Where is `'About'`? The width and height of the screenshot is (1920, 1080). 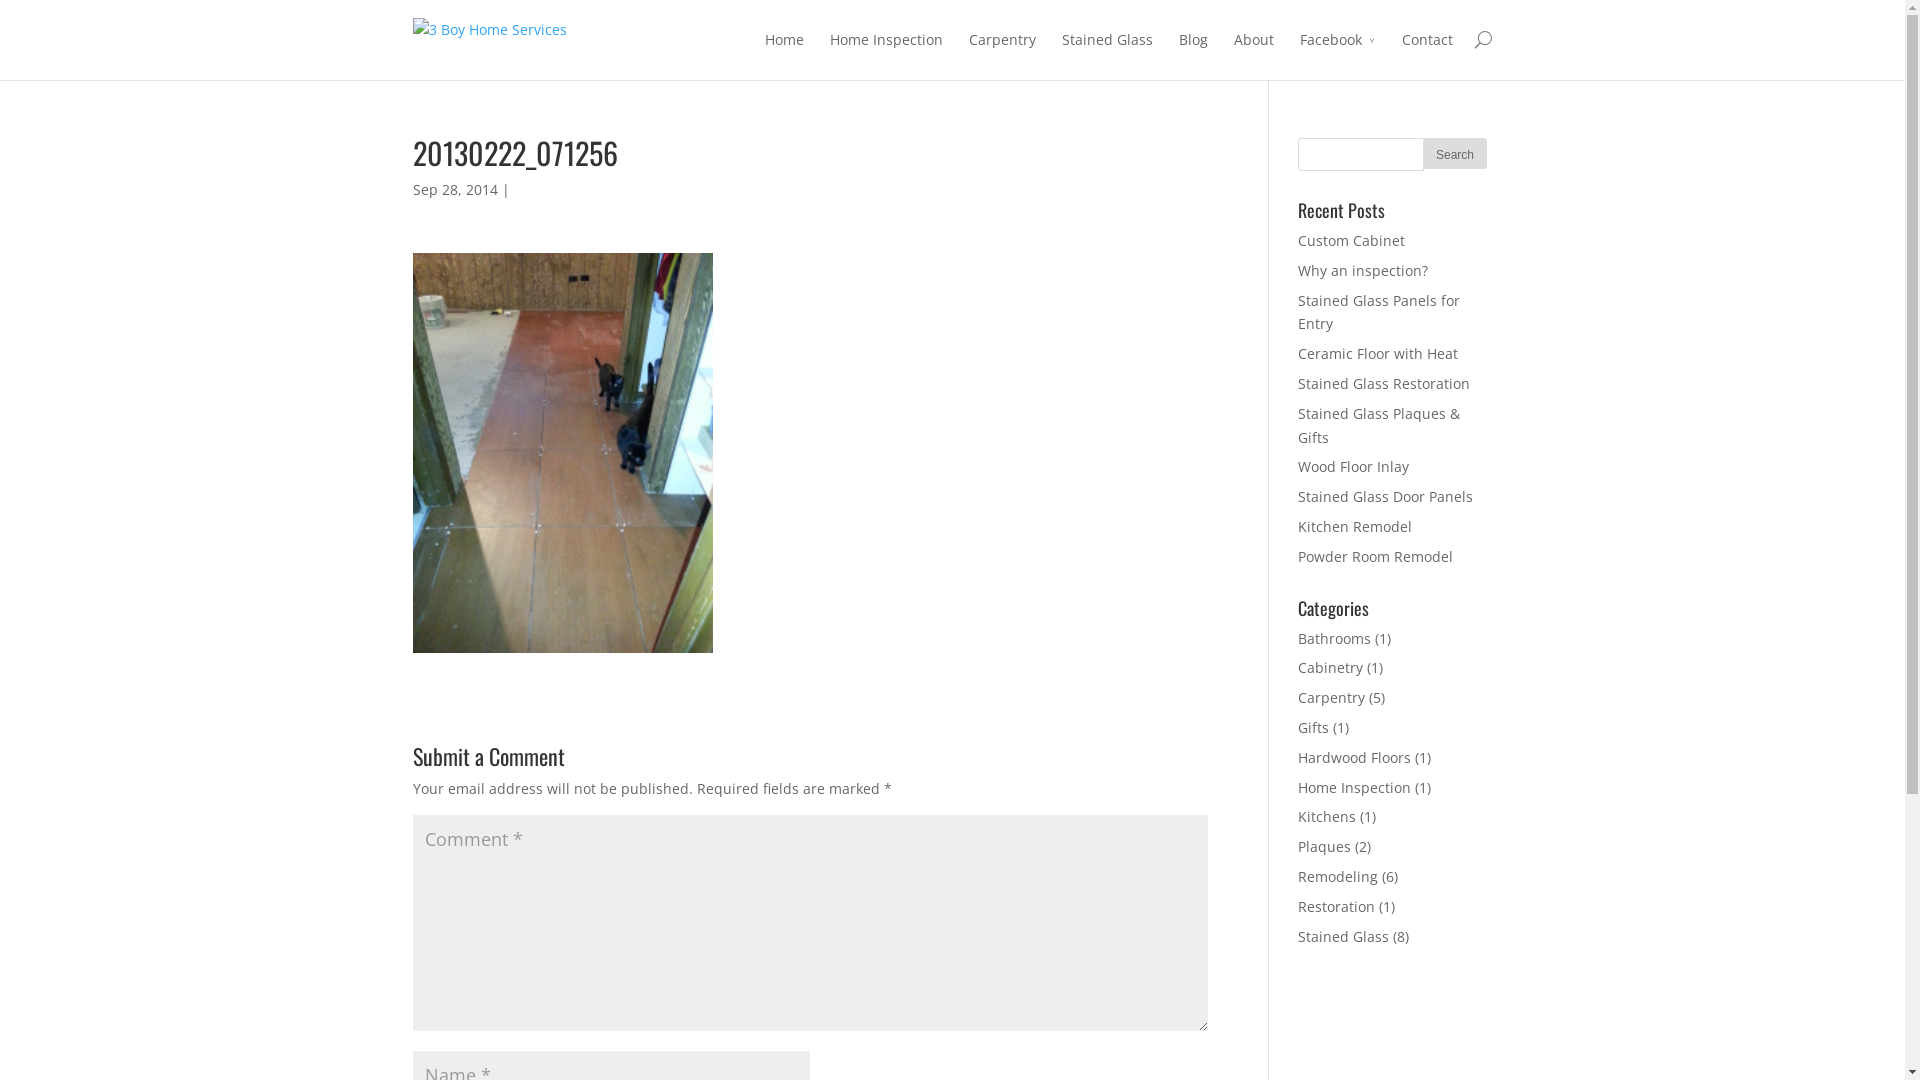 'About' is located at coordinates (1252, 53).